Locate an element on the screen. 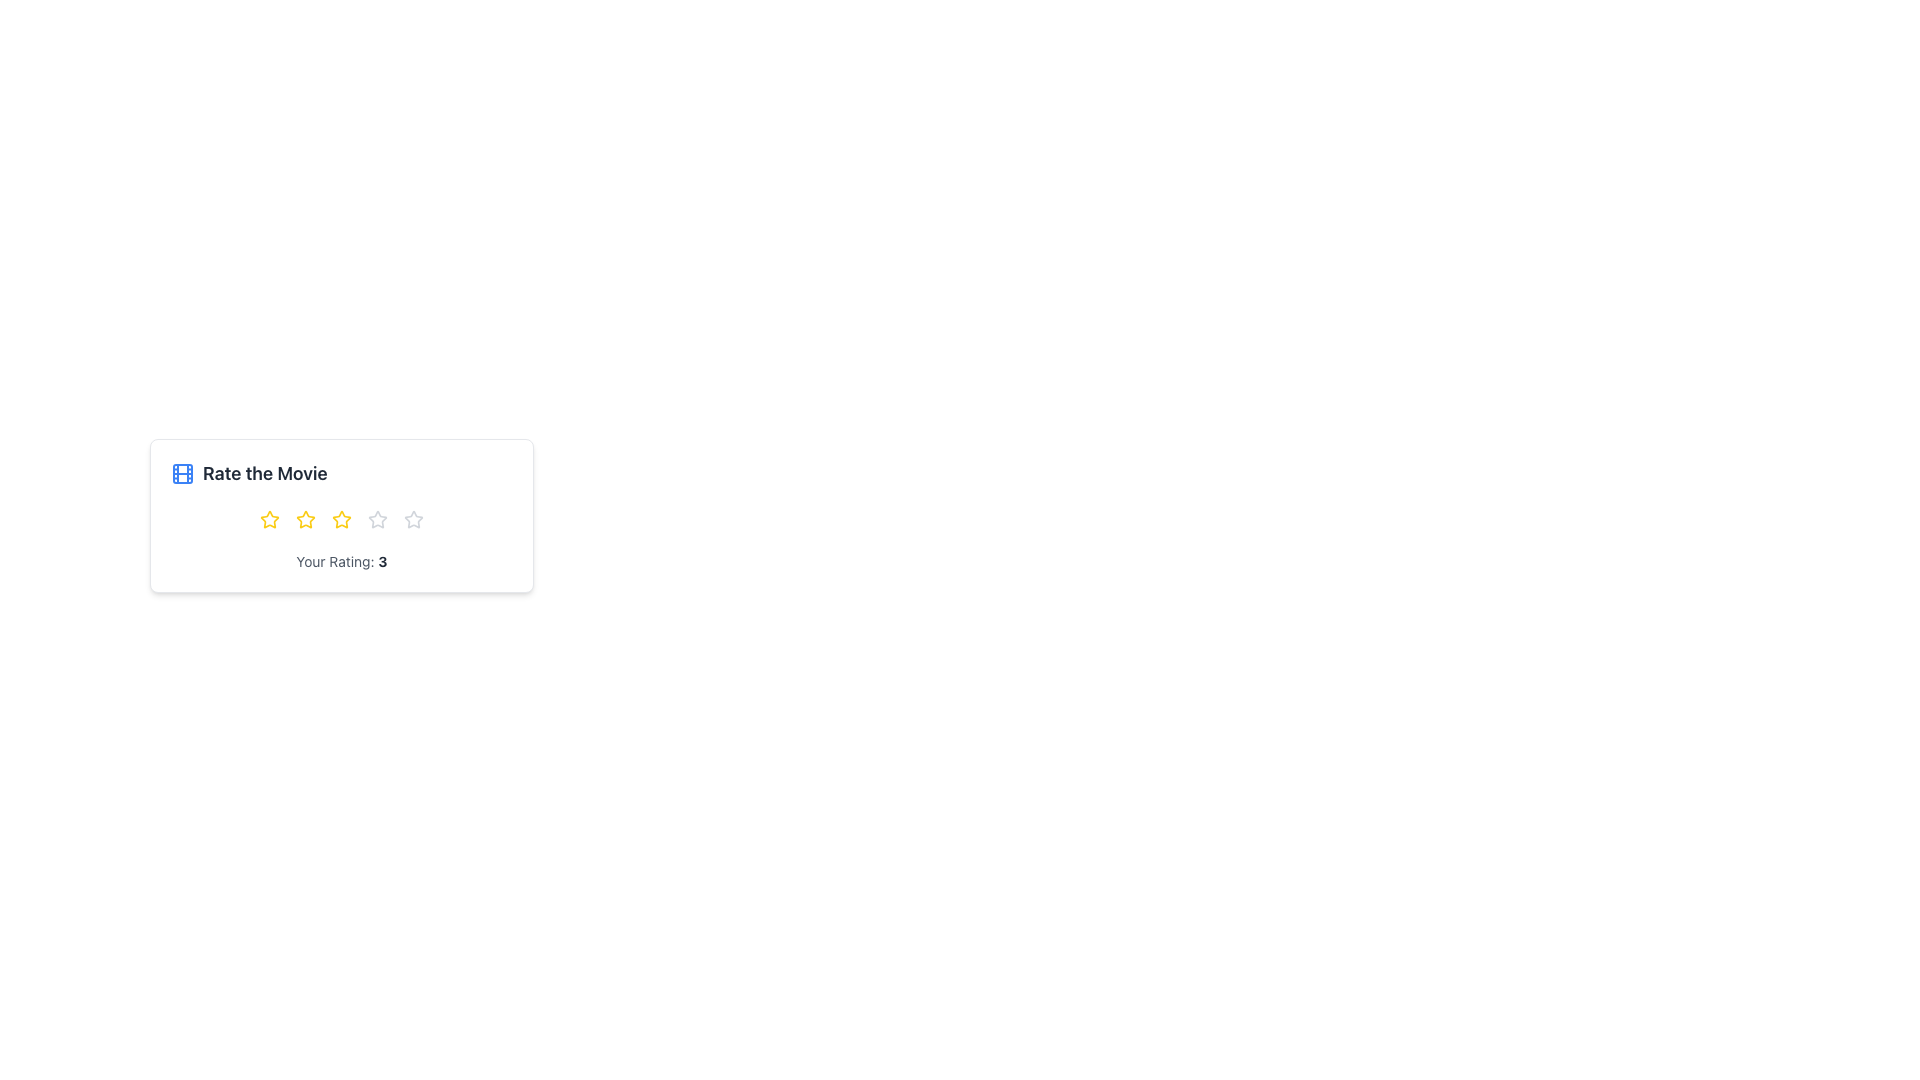 The image size is (1920, 1080). the third star icon for movie ratings is located at coordinates (341, 519).